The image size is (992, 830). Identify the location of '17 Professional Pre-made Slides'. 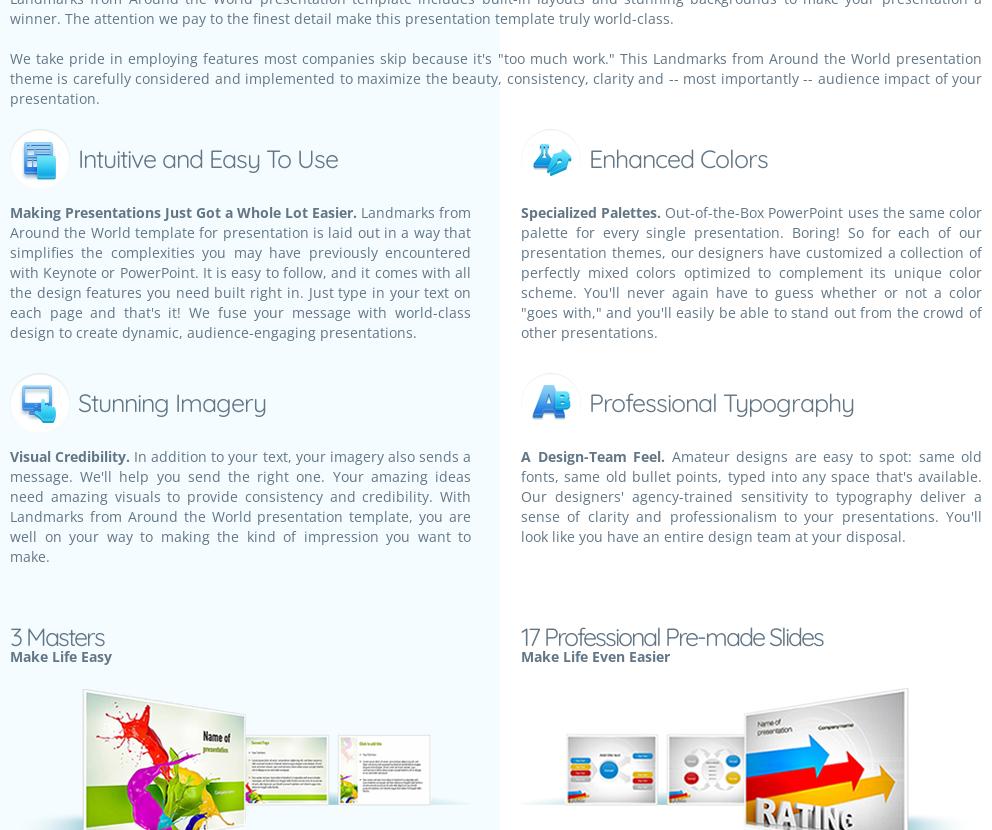
(670, 635).